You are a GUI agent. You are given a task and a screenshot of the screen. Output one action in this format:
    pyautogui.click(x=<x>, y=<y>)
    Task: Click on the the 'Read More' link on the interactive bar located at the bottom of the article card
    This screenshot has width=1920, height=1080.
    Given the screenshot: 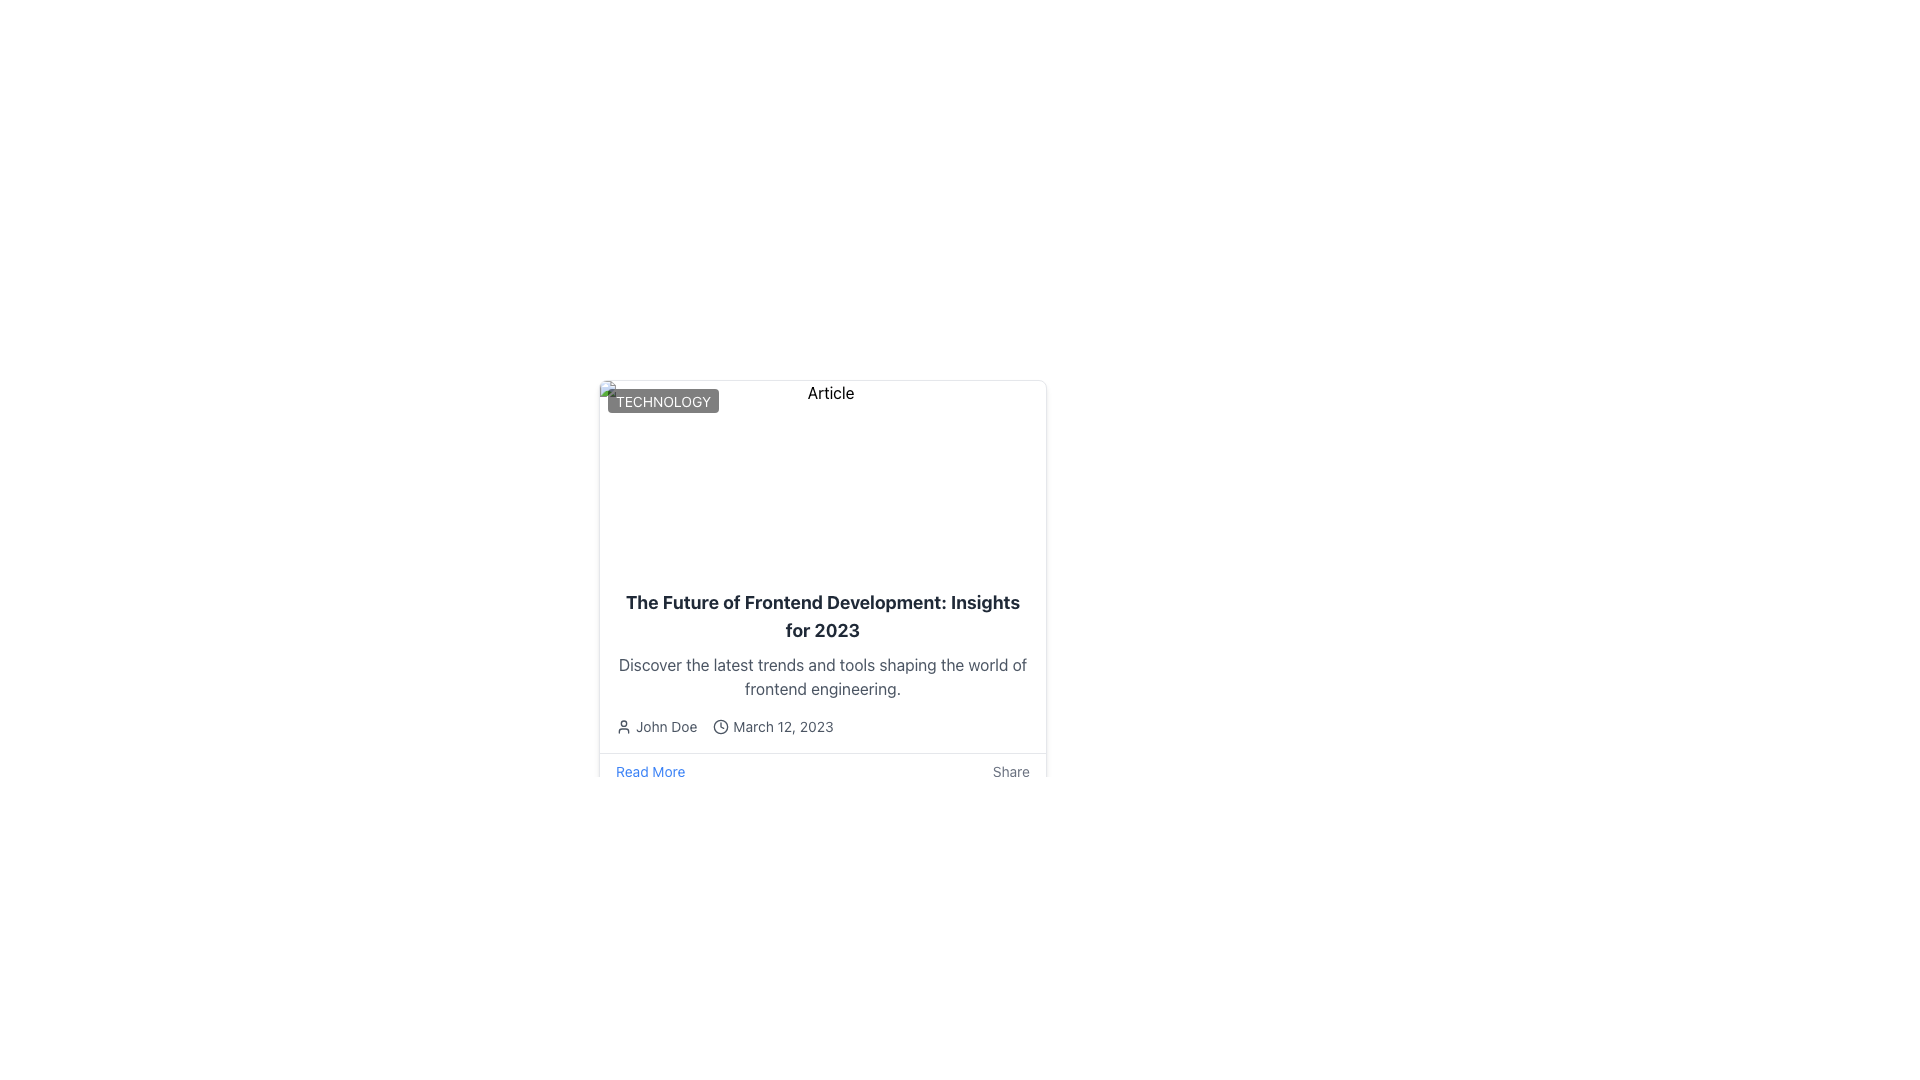 What is the action you would take?
    pyautogui.click(x=822, y=770)
    